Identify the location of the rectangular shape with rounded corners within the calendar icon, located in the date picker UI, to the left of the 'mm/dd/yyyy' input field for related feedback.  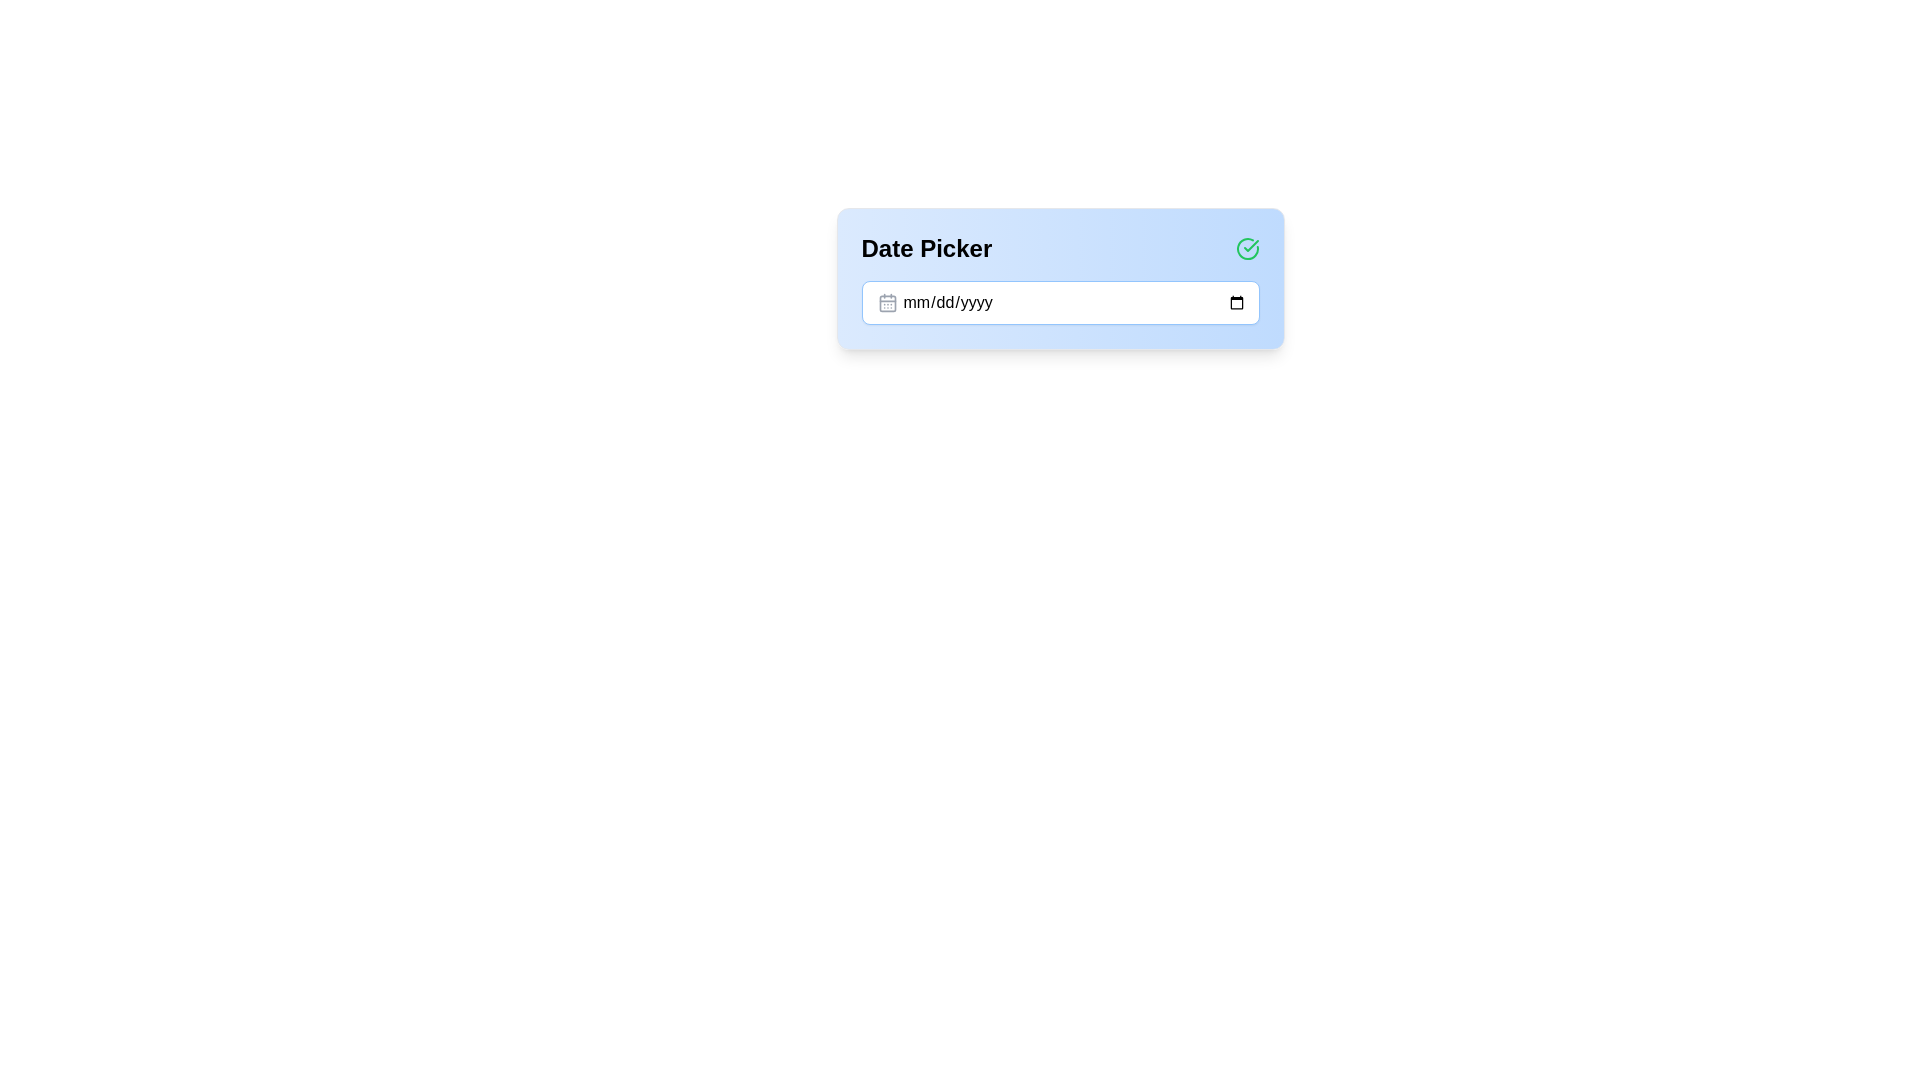
(886, 303).